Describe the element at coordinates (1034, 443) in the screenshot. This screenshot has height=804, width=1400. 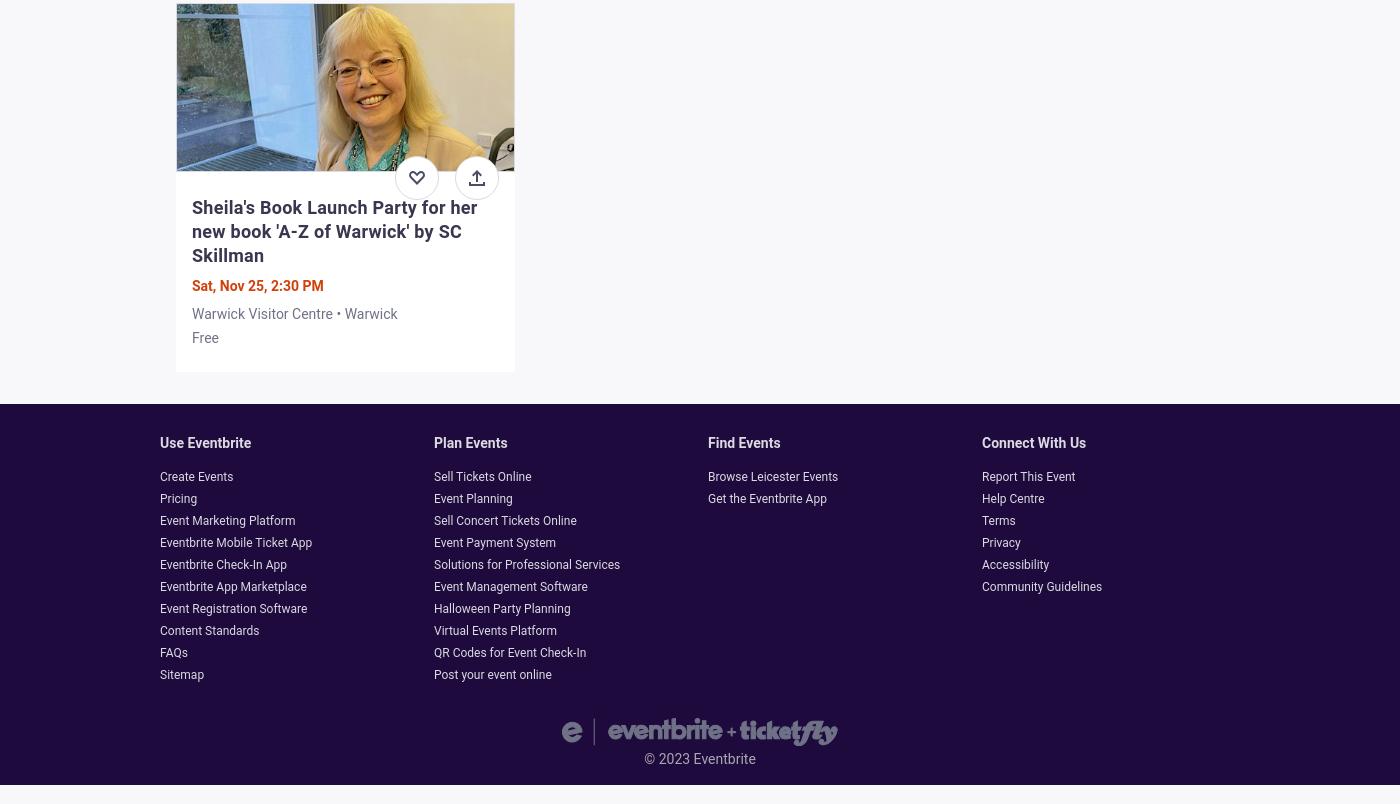
I see `'Connect with us'` at that location.